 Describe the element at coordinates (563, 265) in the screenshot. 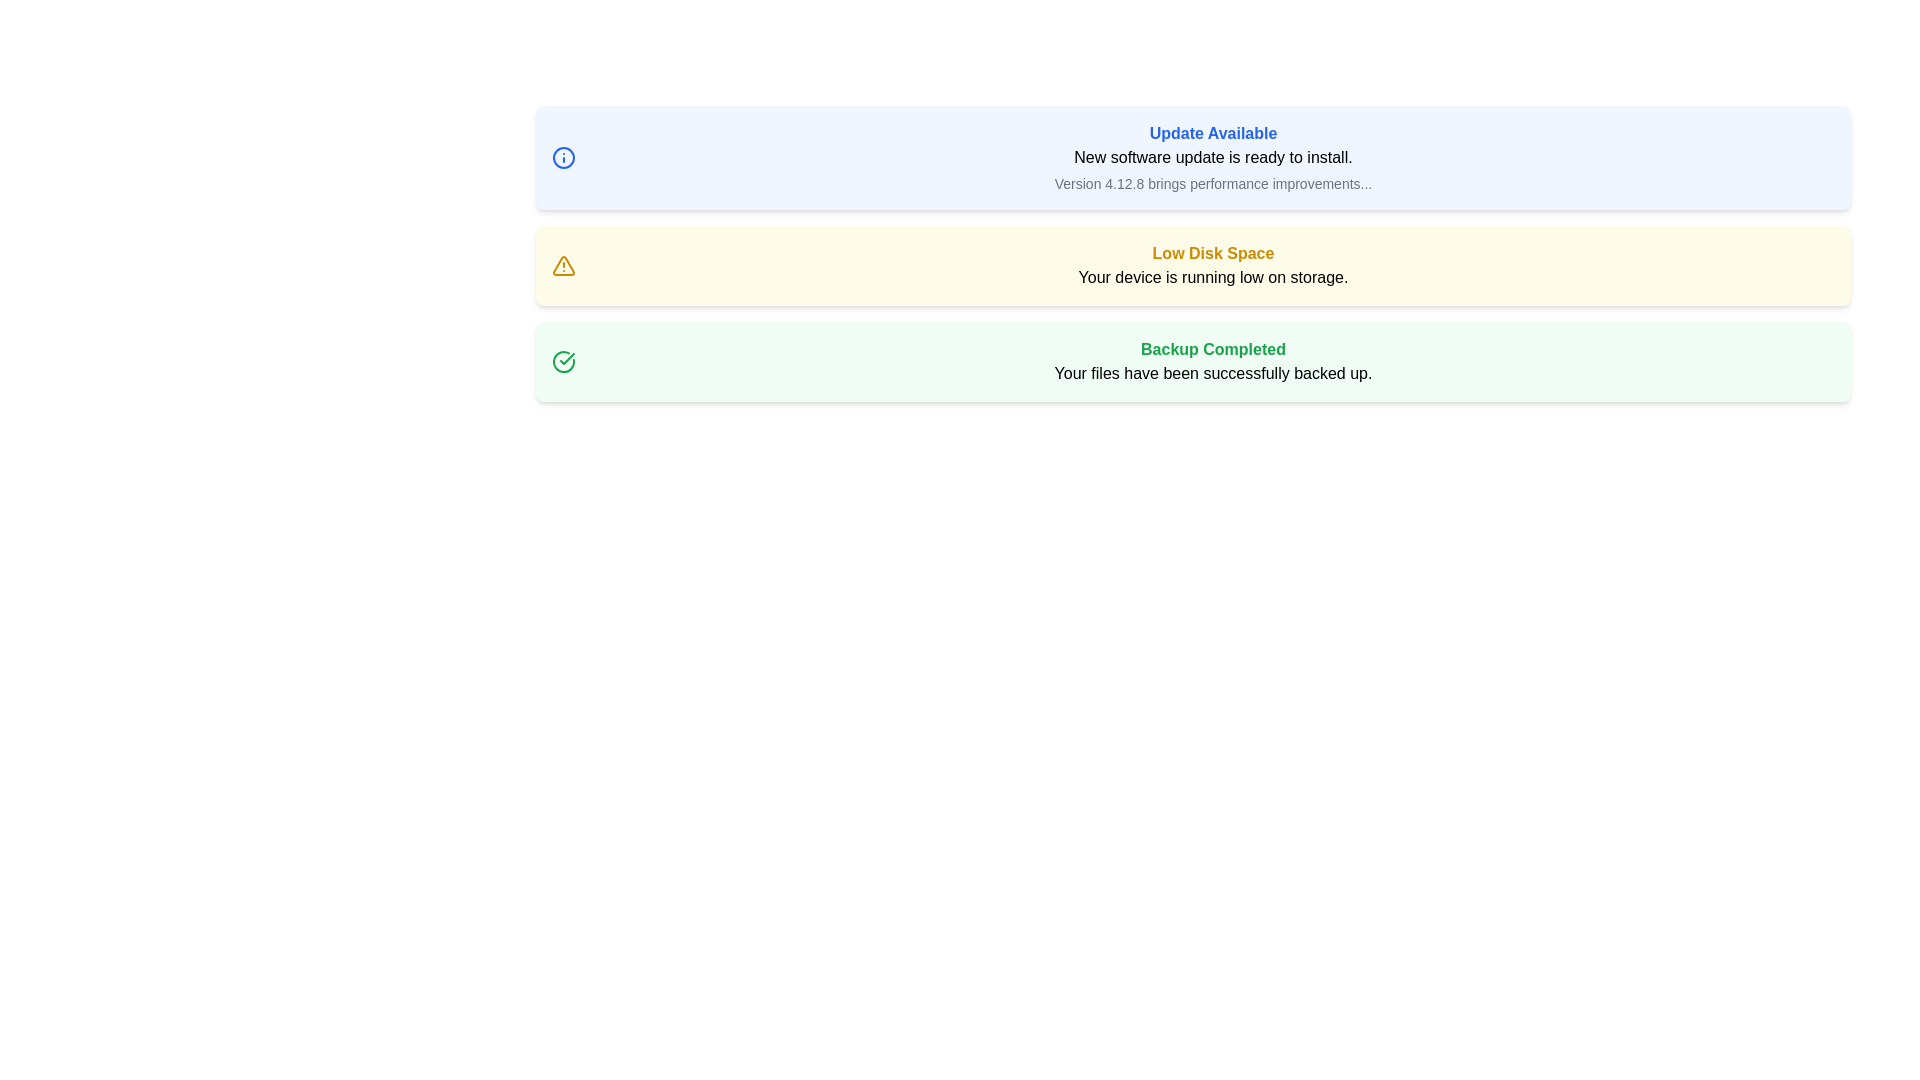

I see `the Warning Icon located on the left side of the yellow alert banner titled 'Low Disk Space'` at that location.